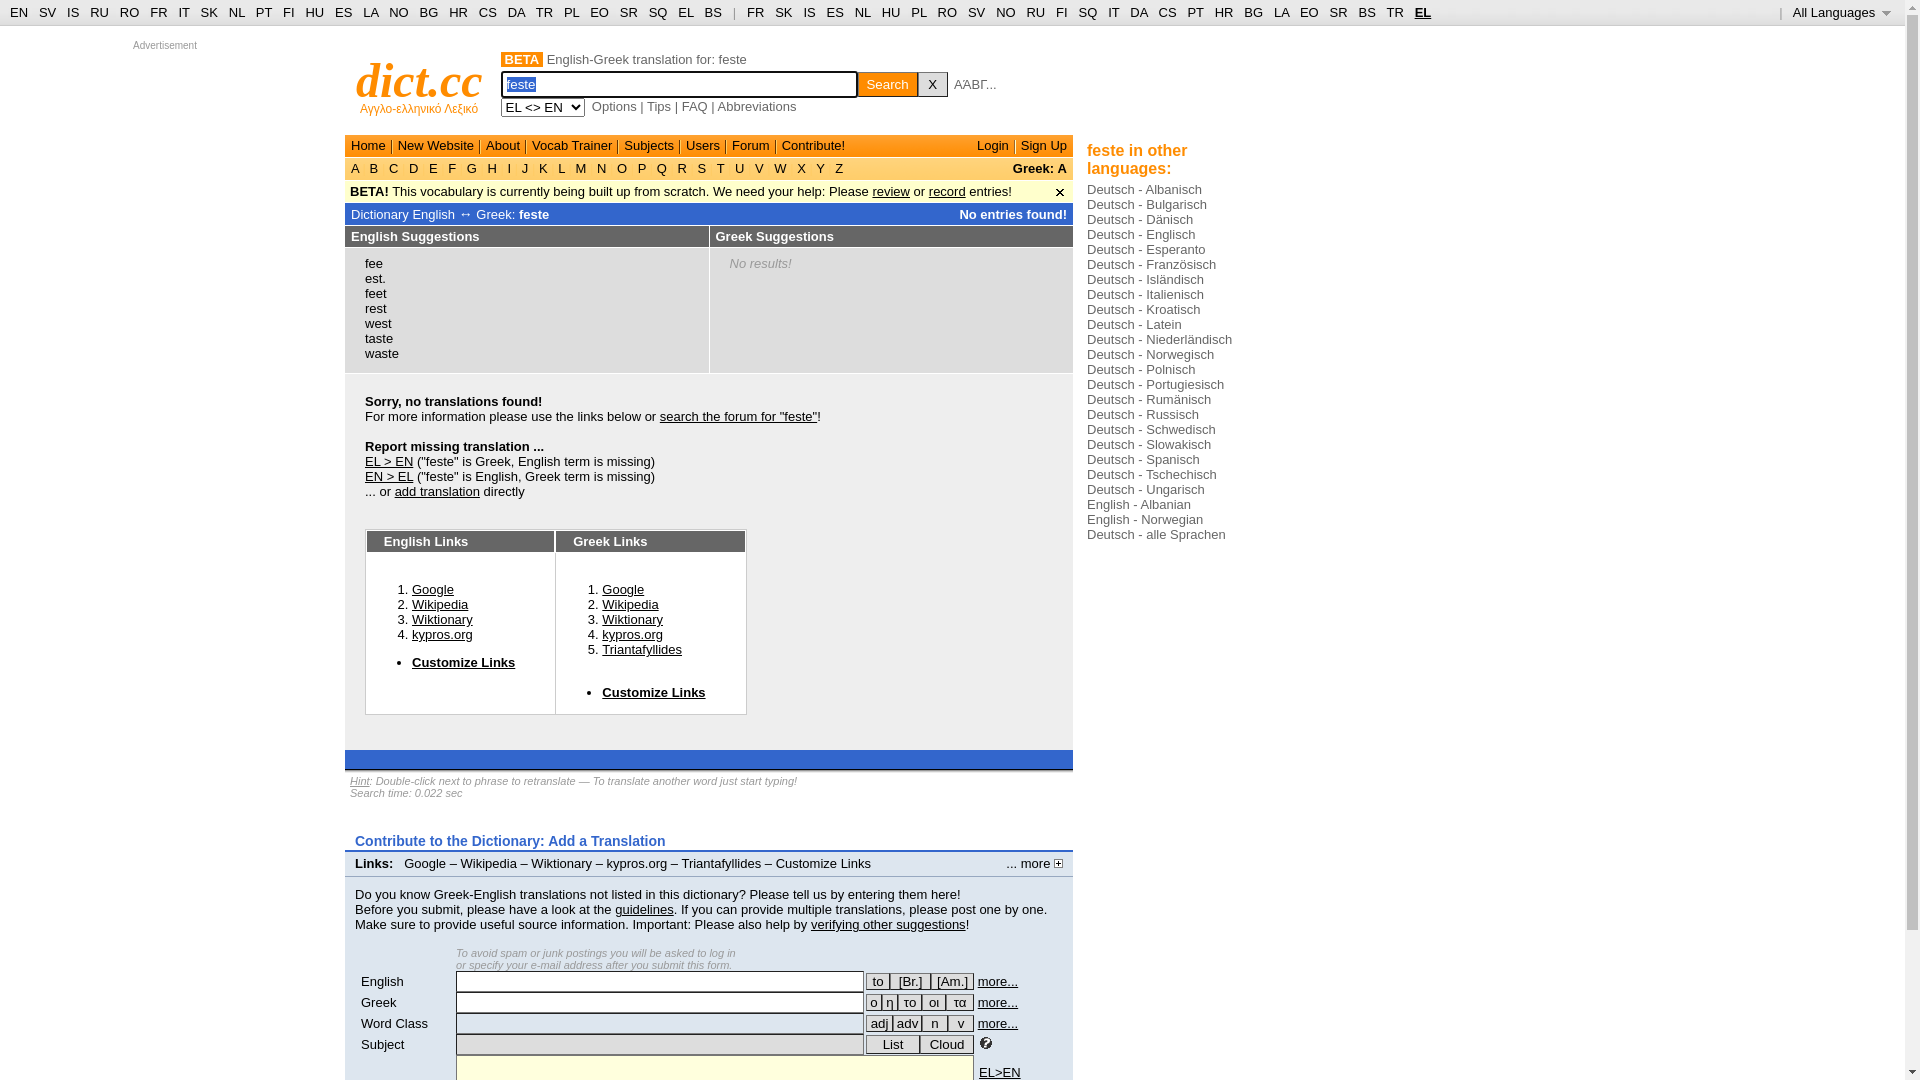  What do you see at coordinates (379, 214) in the screenshot?
I see `'Dictionary'` at bounding box center [379, 214].